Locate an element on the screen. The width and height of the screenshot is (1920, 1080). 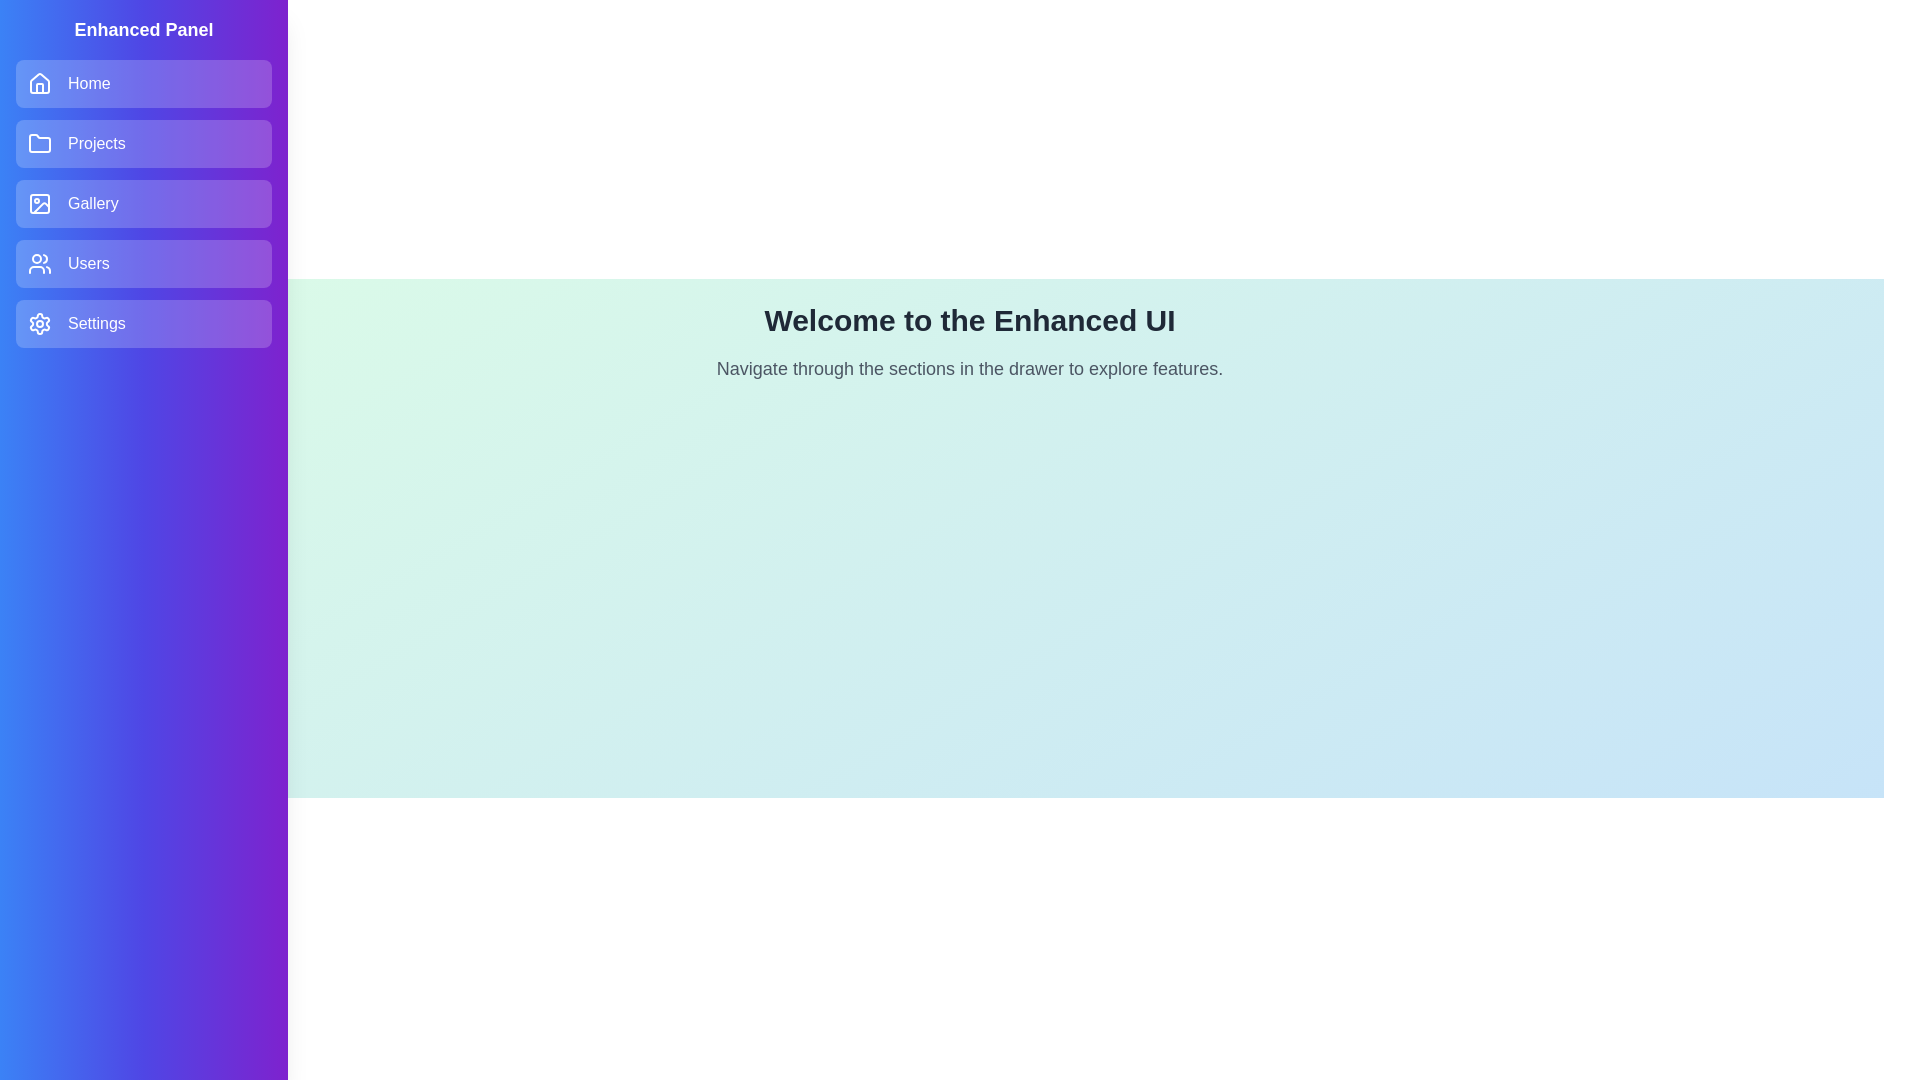
the Settings section in the drawer is located at coordinates (143, 323).